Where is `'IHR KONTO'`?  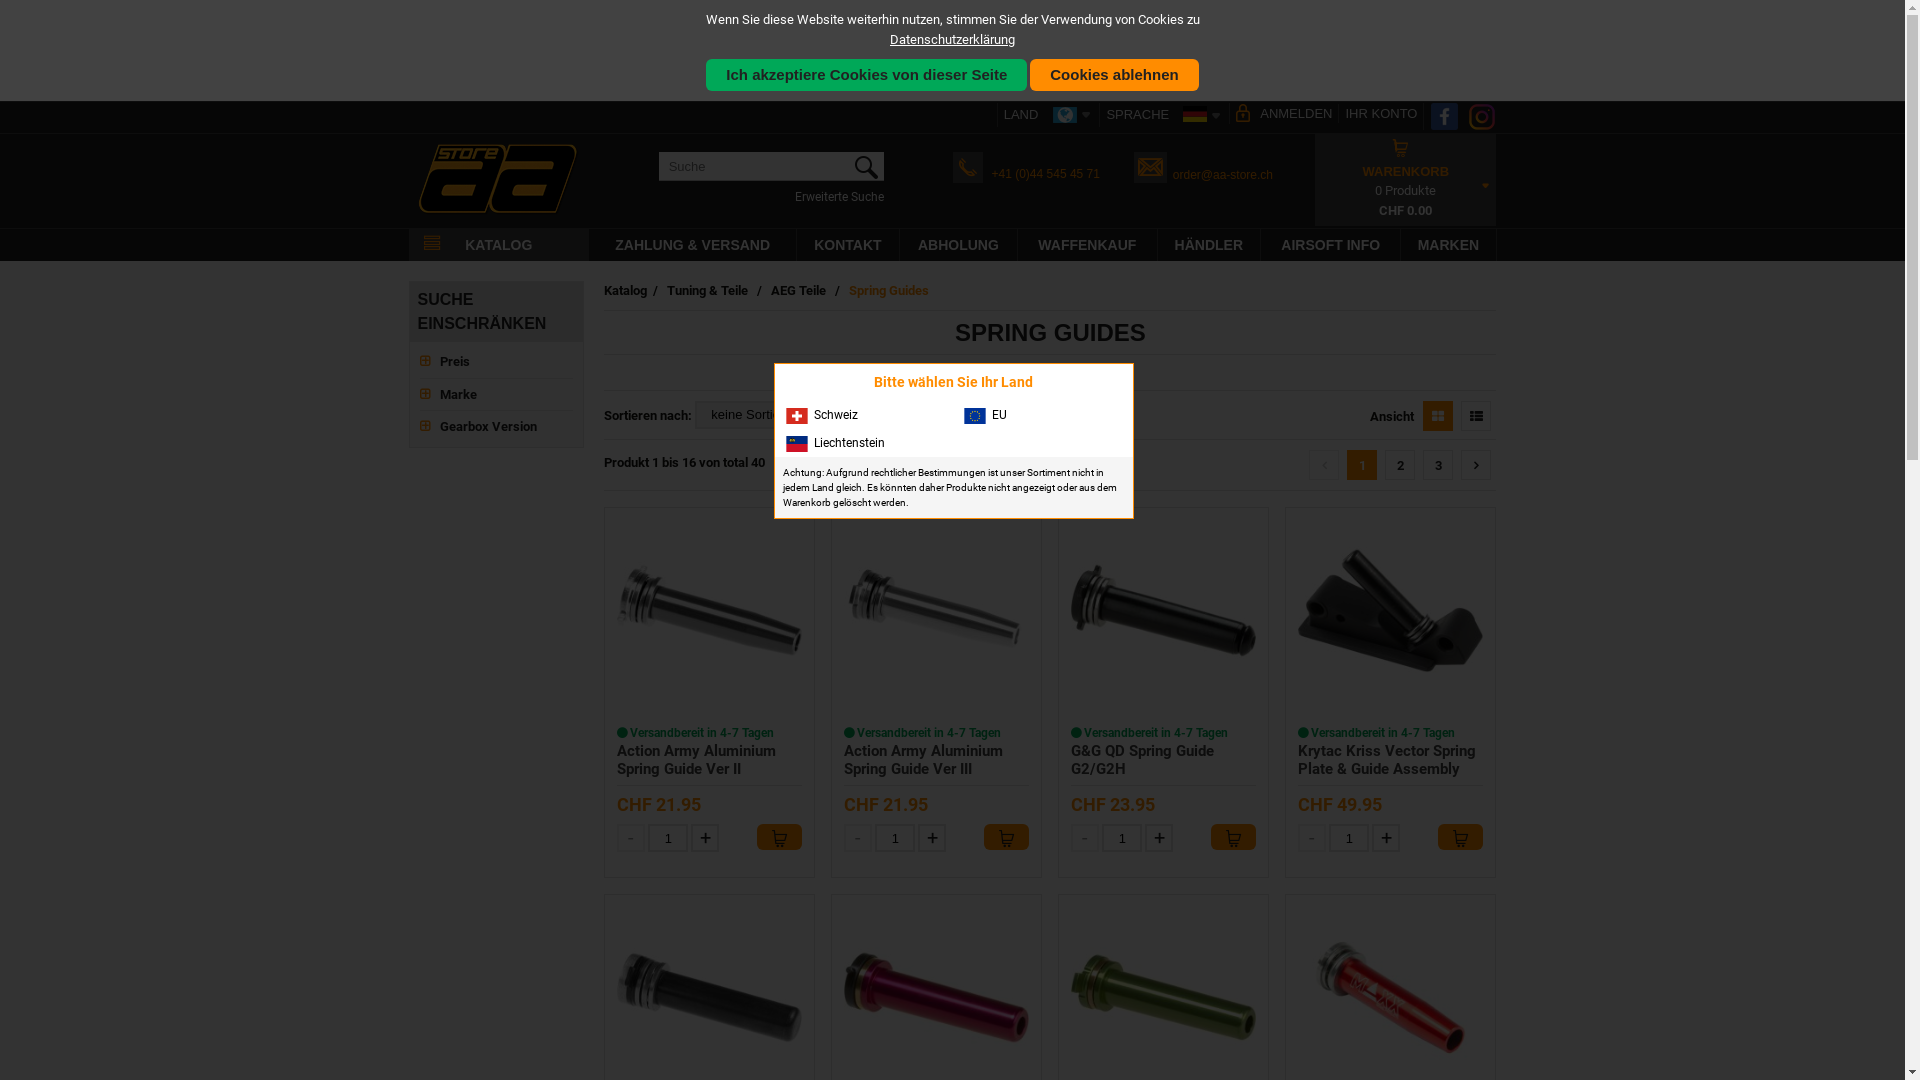 'IHR KONTO' is located at coordinates (1379, 114).